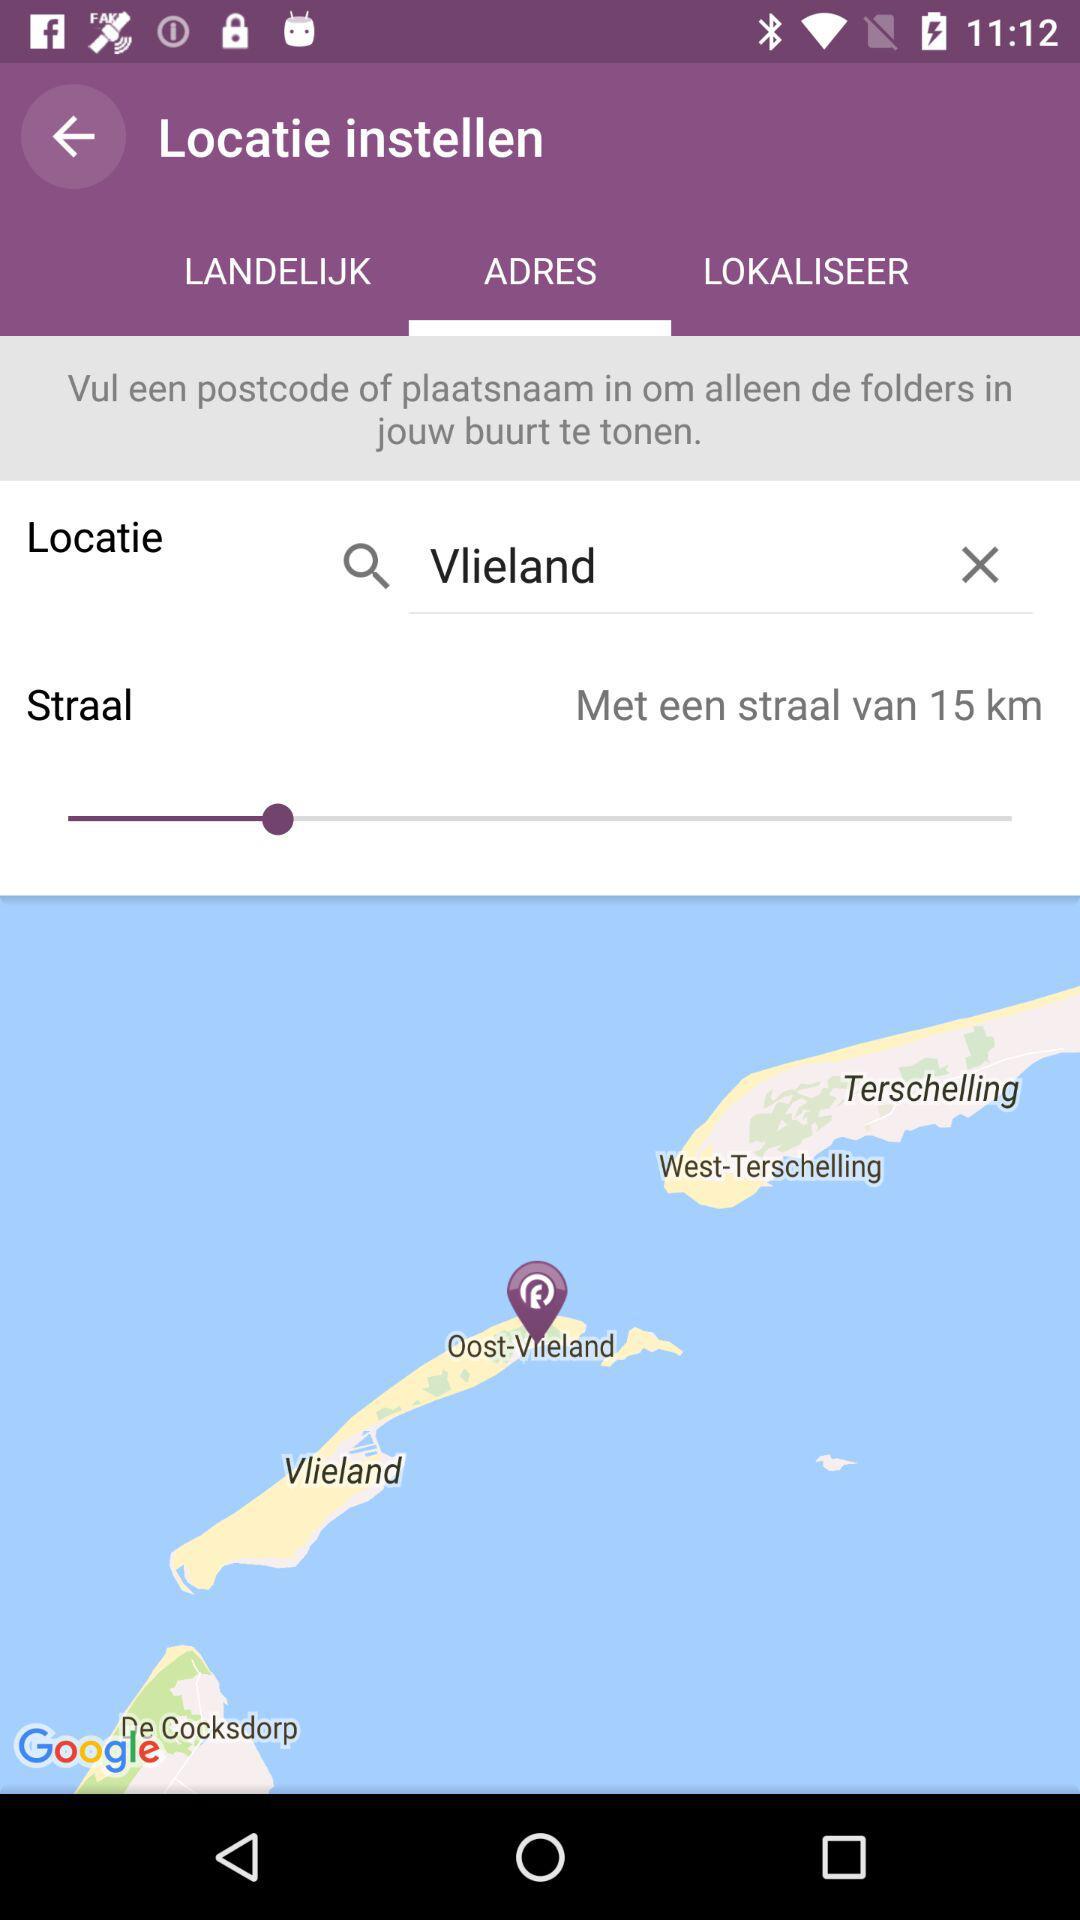  What do you see at coordinates (979, 563) in the screenshot?
I see `the close icon` at bounding box center [979, 563].